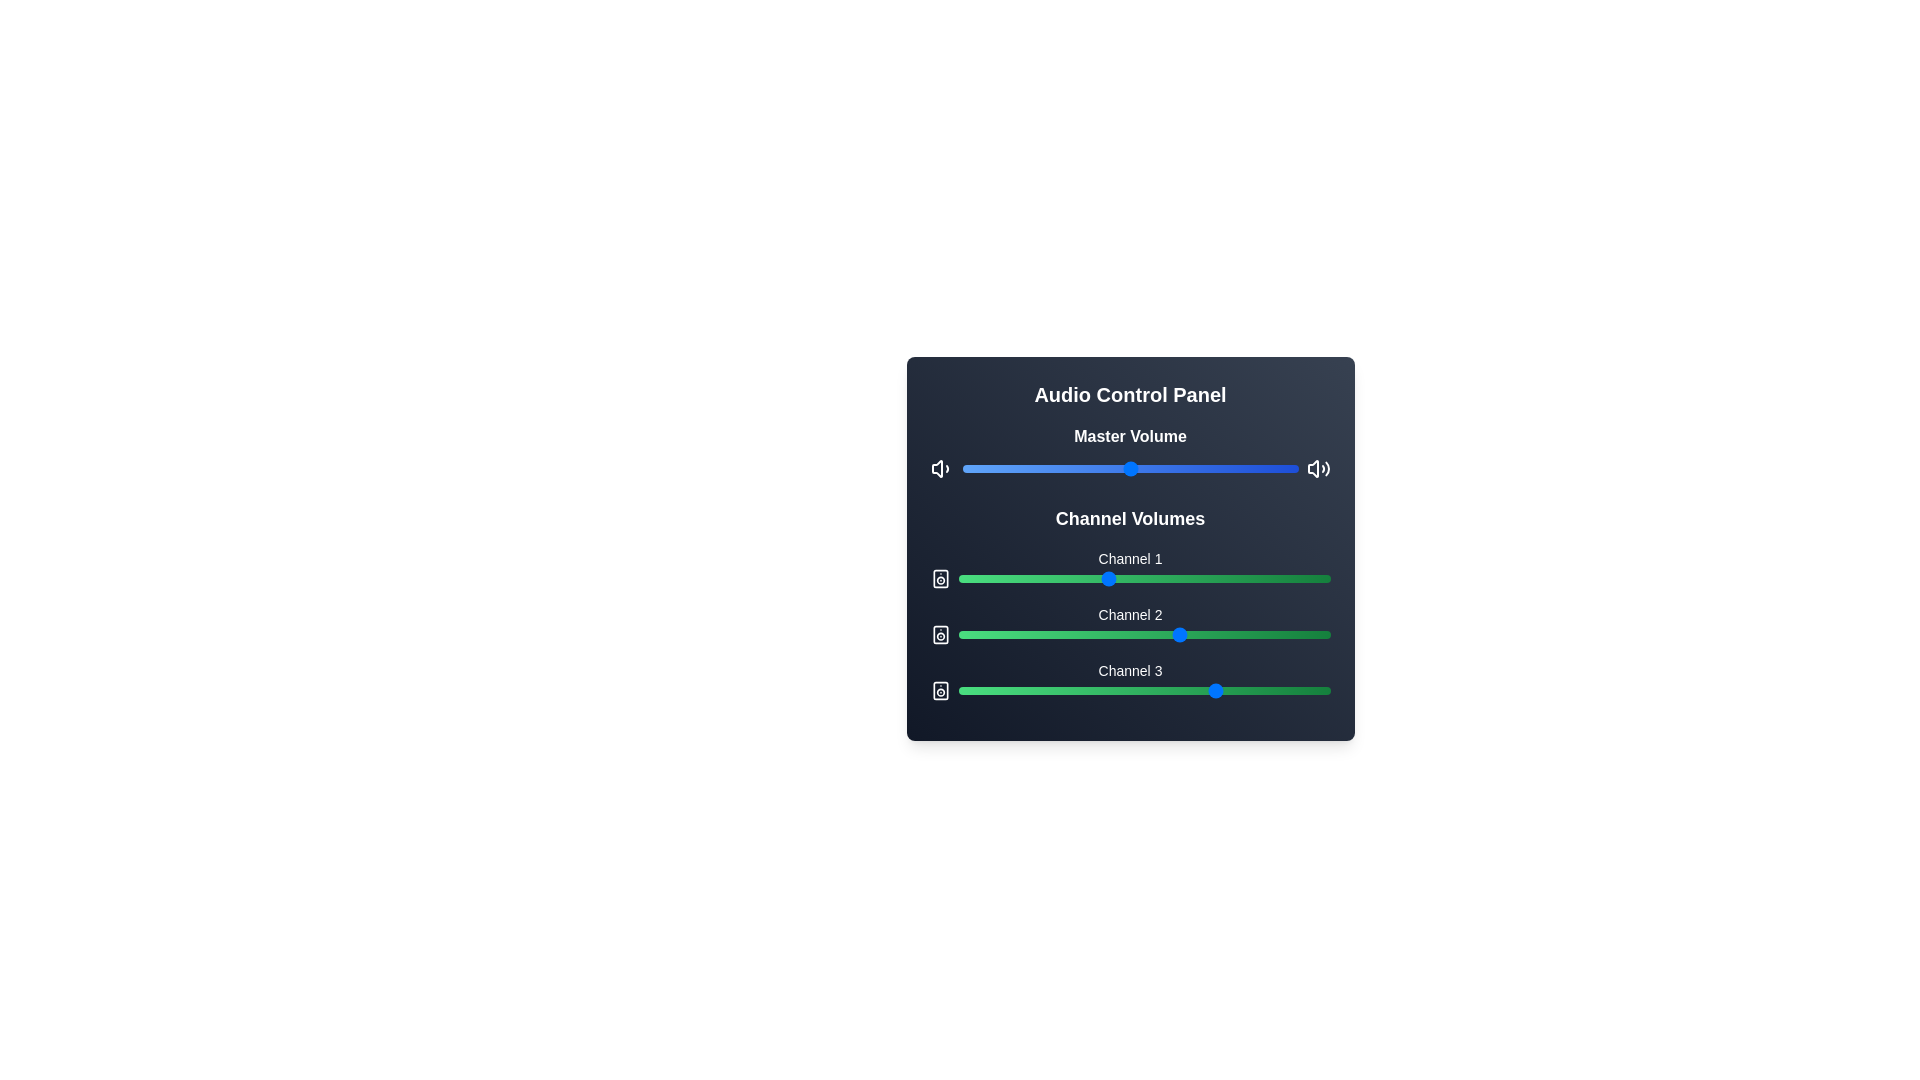 The width and height of the screenshot is (1920, 1080). I want to click on the master volume, so click(1123, 469).